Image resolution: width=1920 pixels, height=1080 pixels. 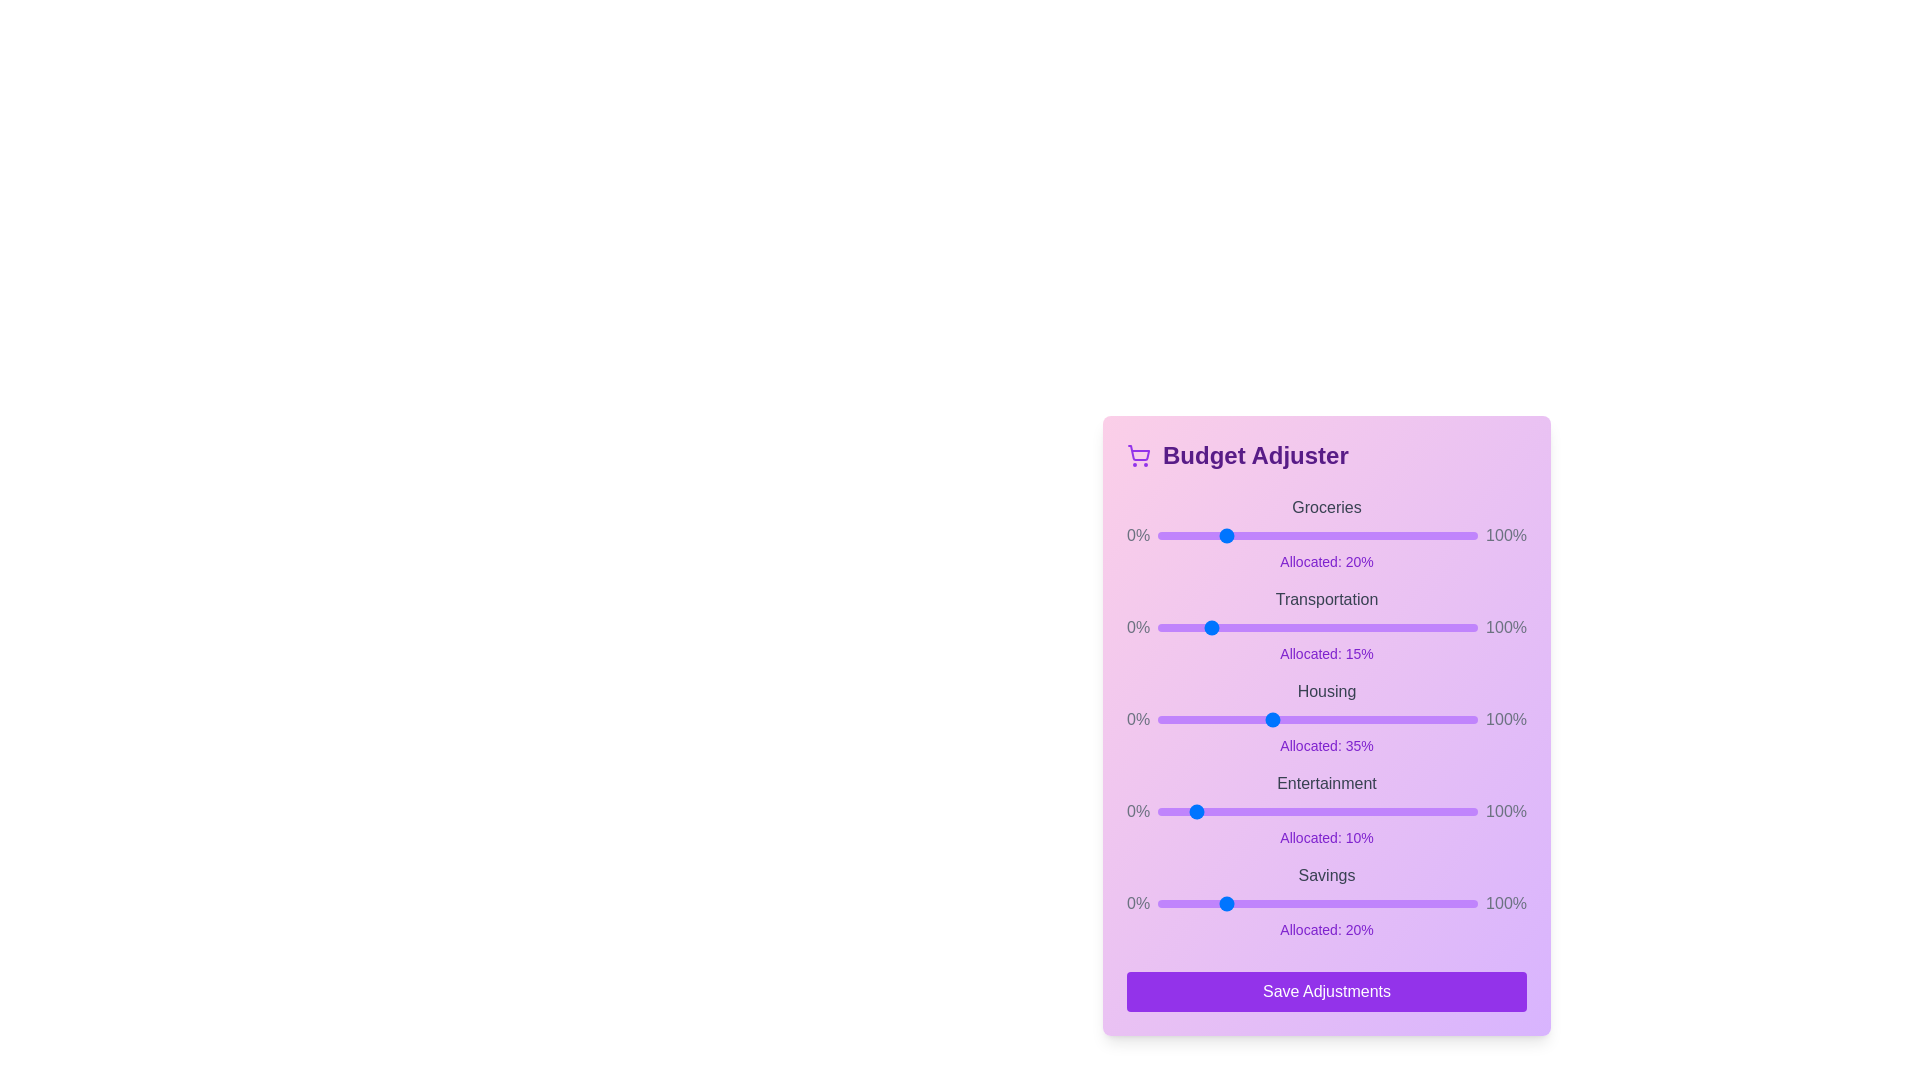 What do you see at coordinates (1262, 535) in the screenshot?
I see `the slider for a specific category to set its allocation to 33%` at bounding box center [1262, 535].